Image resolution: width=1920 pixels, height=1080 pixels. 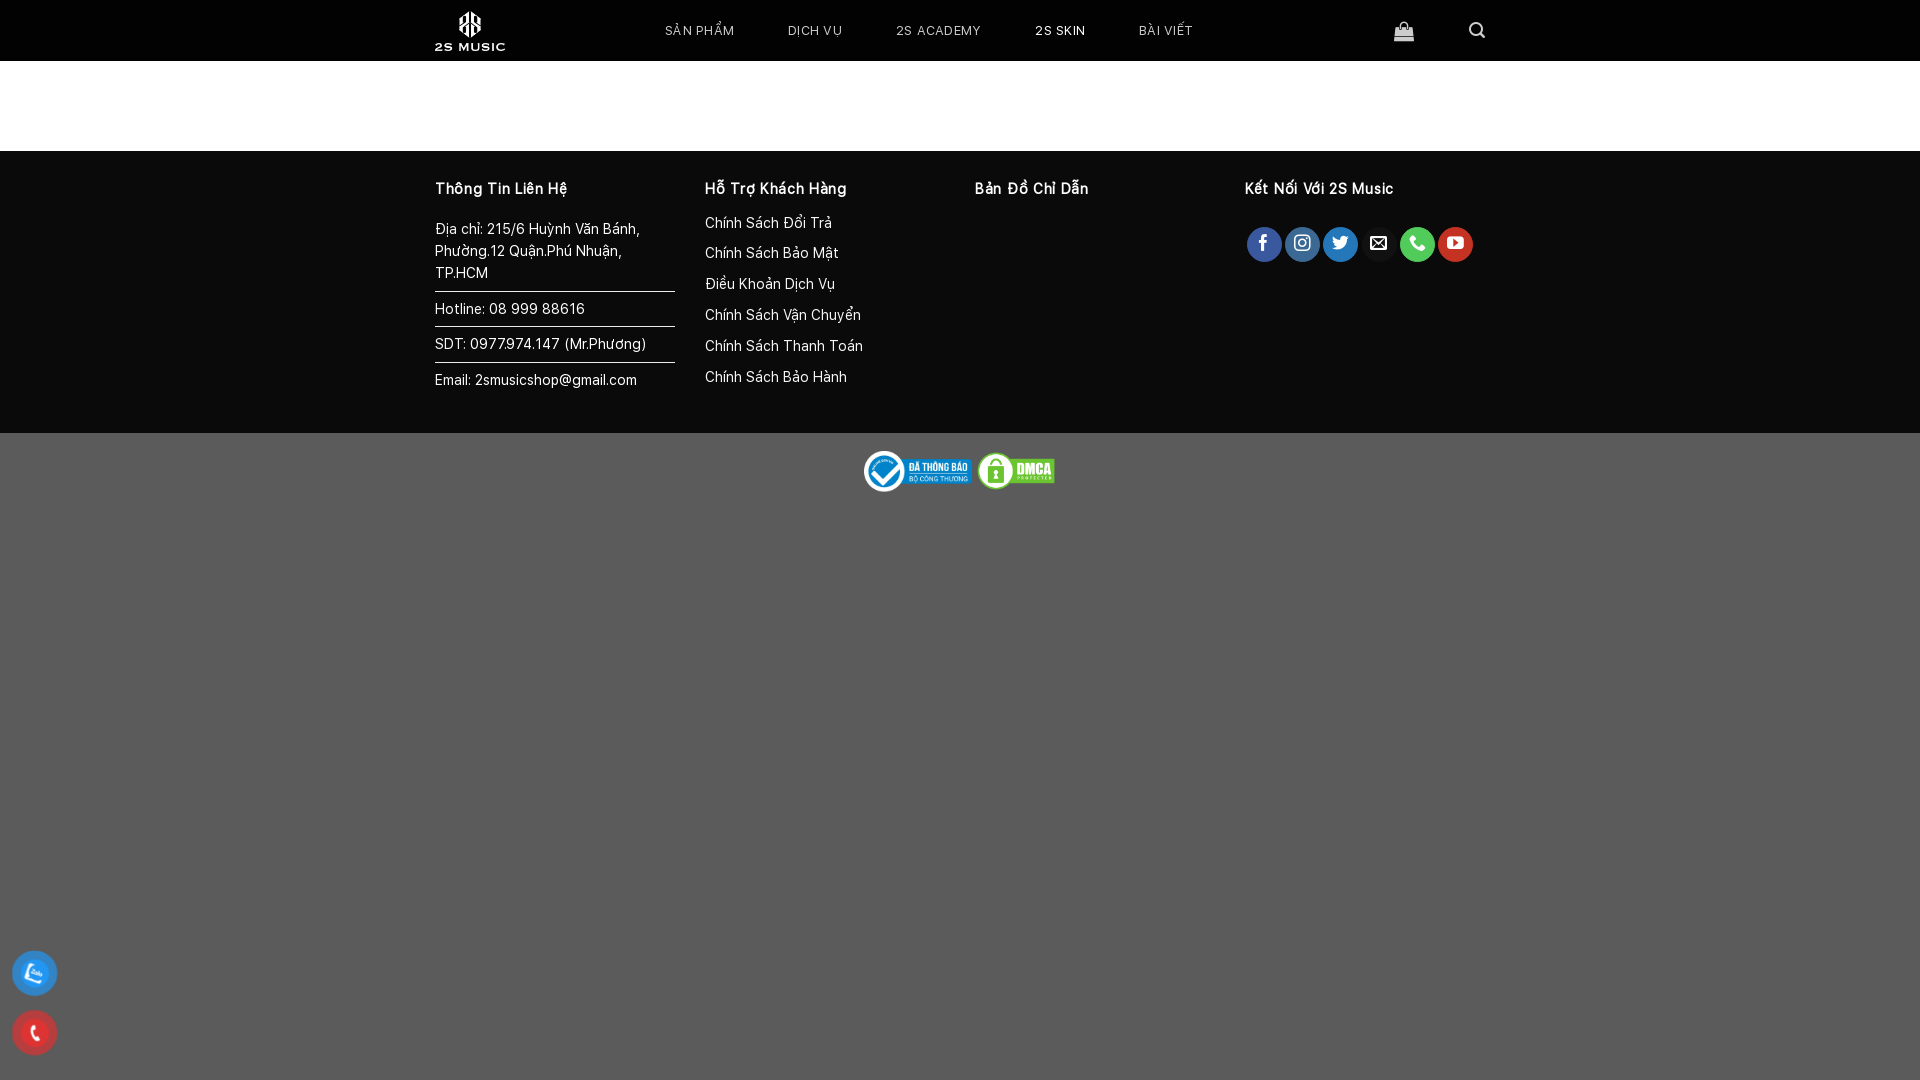 What do you see at coordinates (938, 30) in the screenshot?
I see `'2S ACADEMY'` at bounding box center [938, 30].